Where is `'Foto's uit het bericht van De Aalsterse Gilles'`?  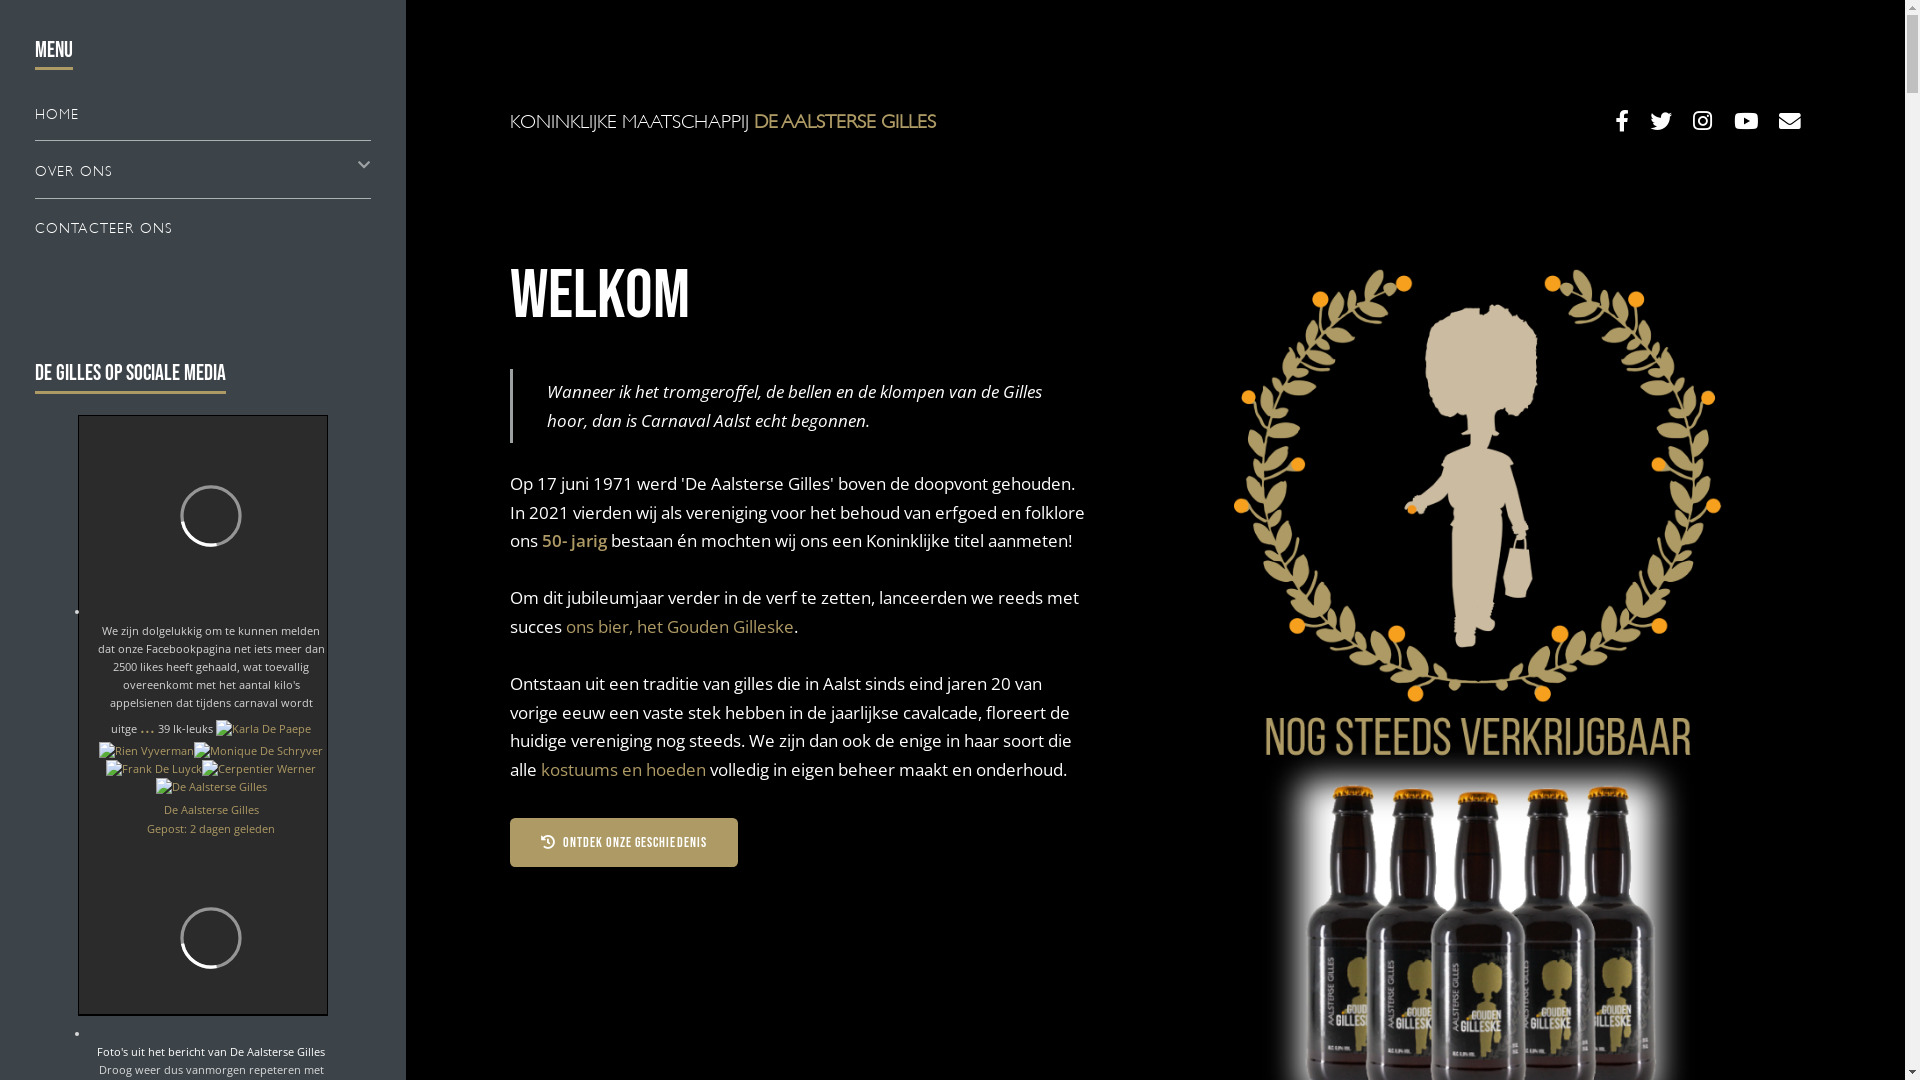 'Foto's uit het bericht van De Aalsterse Gilles' is located at coordinates (211, 1050).